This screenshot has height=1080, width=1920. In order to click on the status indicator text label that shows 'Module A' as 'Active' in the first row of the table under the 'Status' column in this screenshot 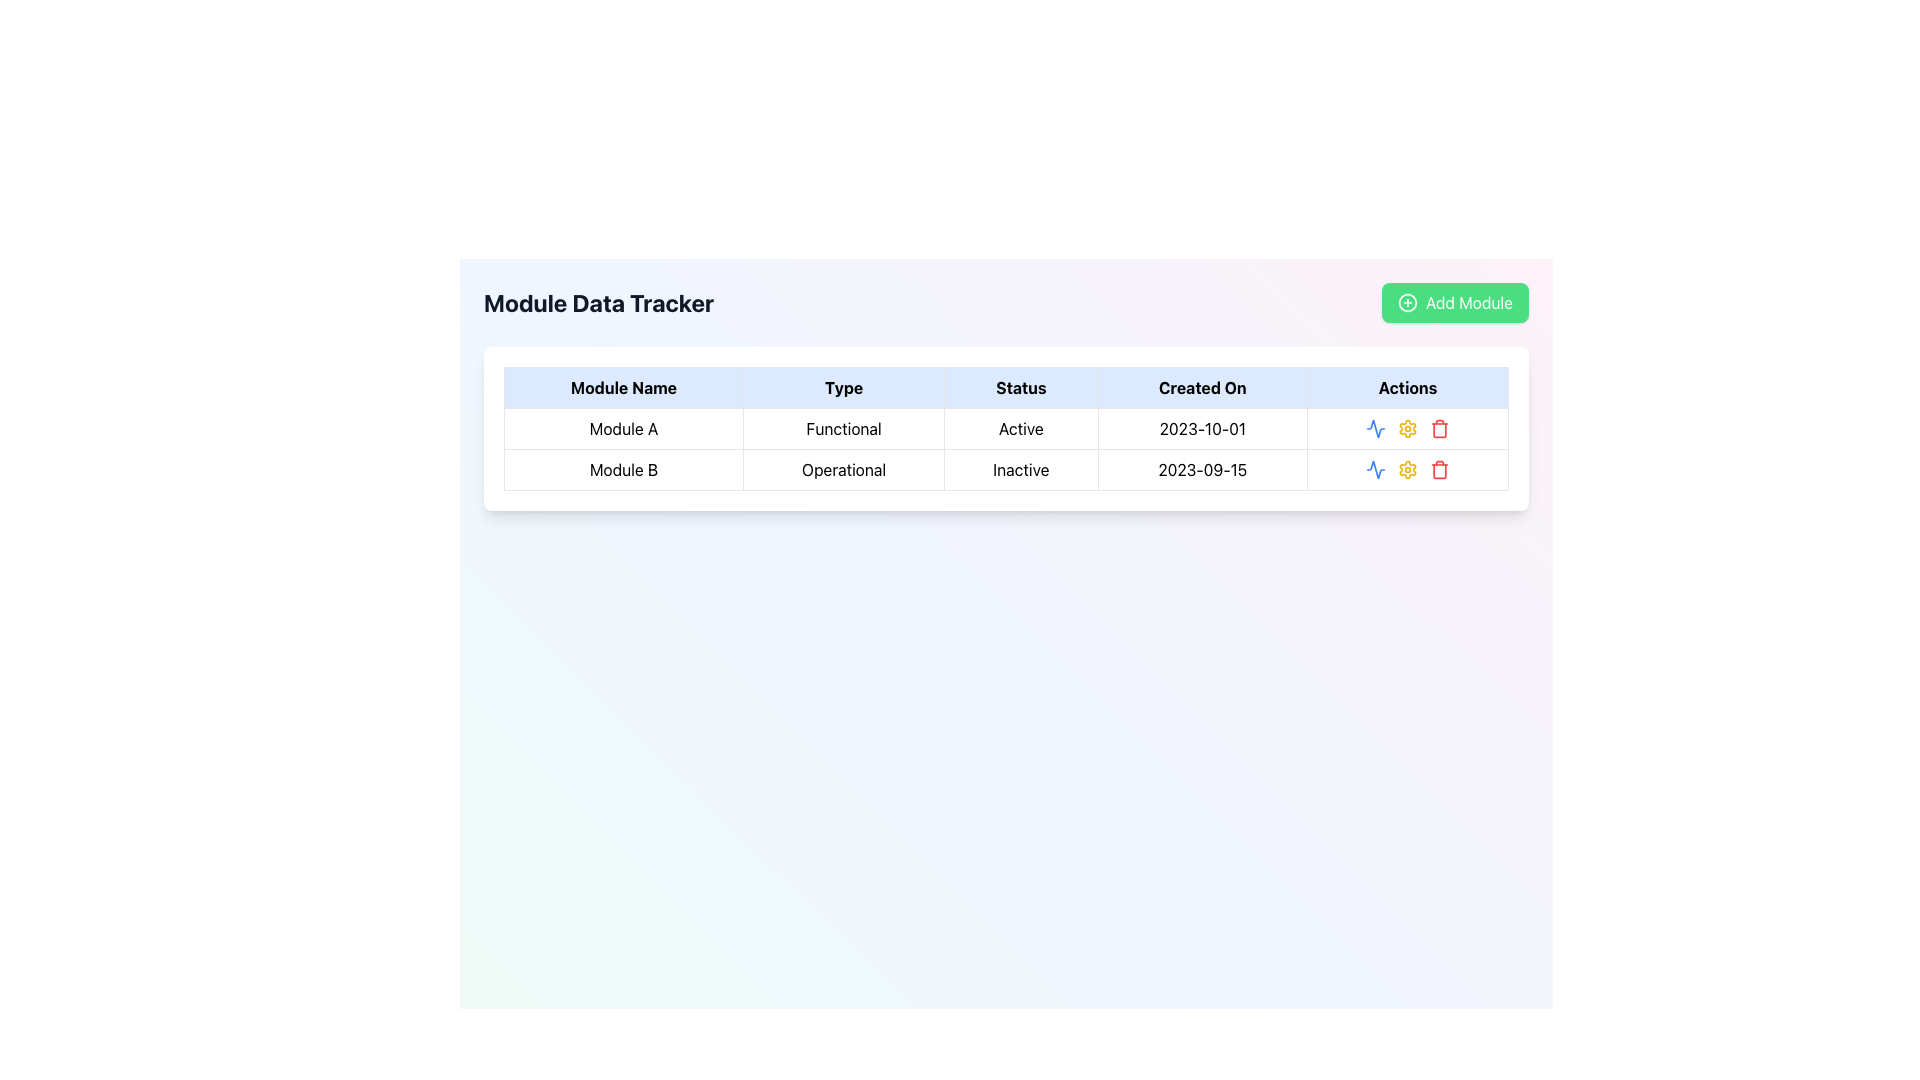, I will do `click(1021, 427)`.